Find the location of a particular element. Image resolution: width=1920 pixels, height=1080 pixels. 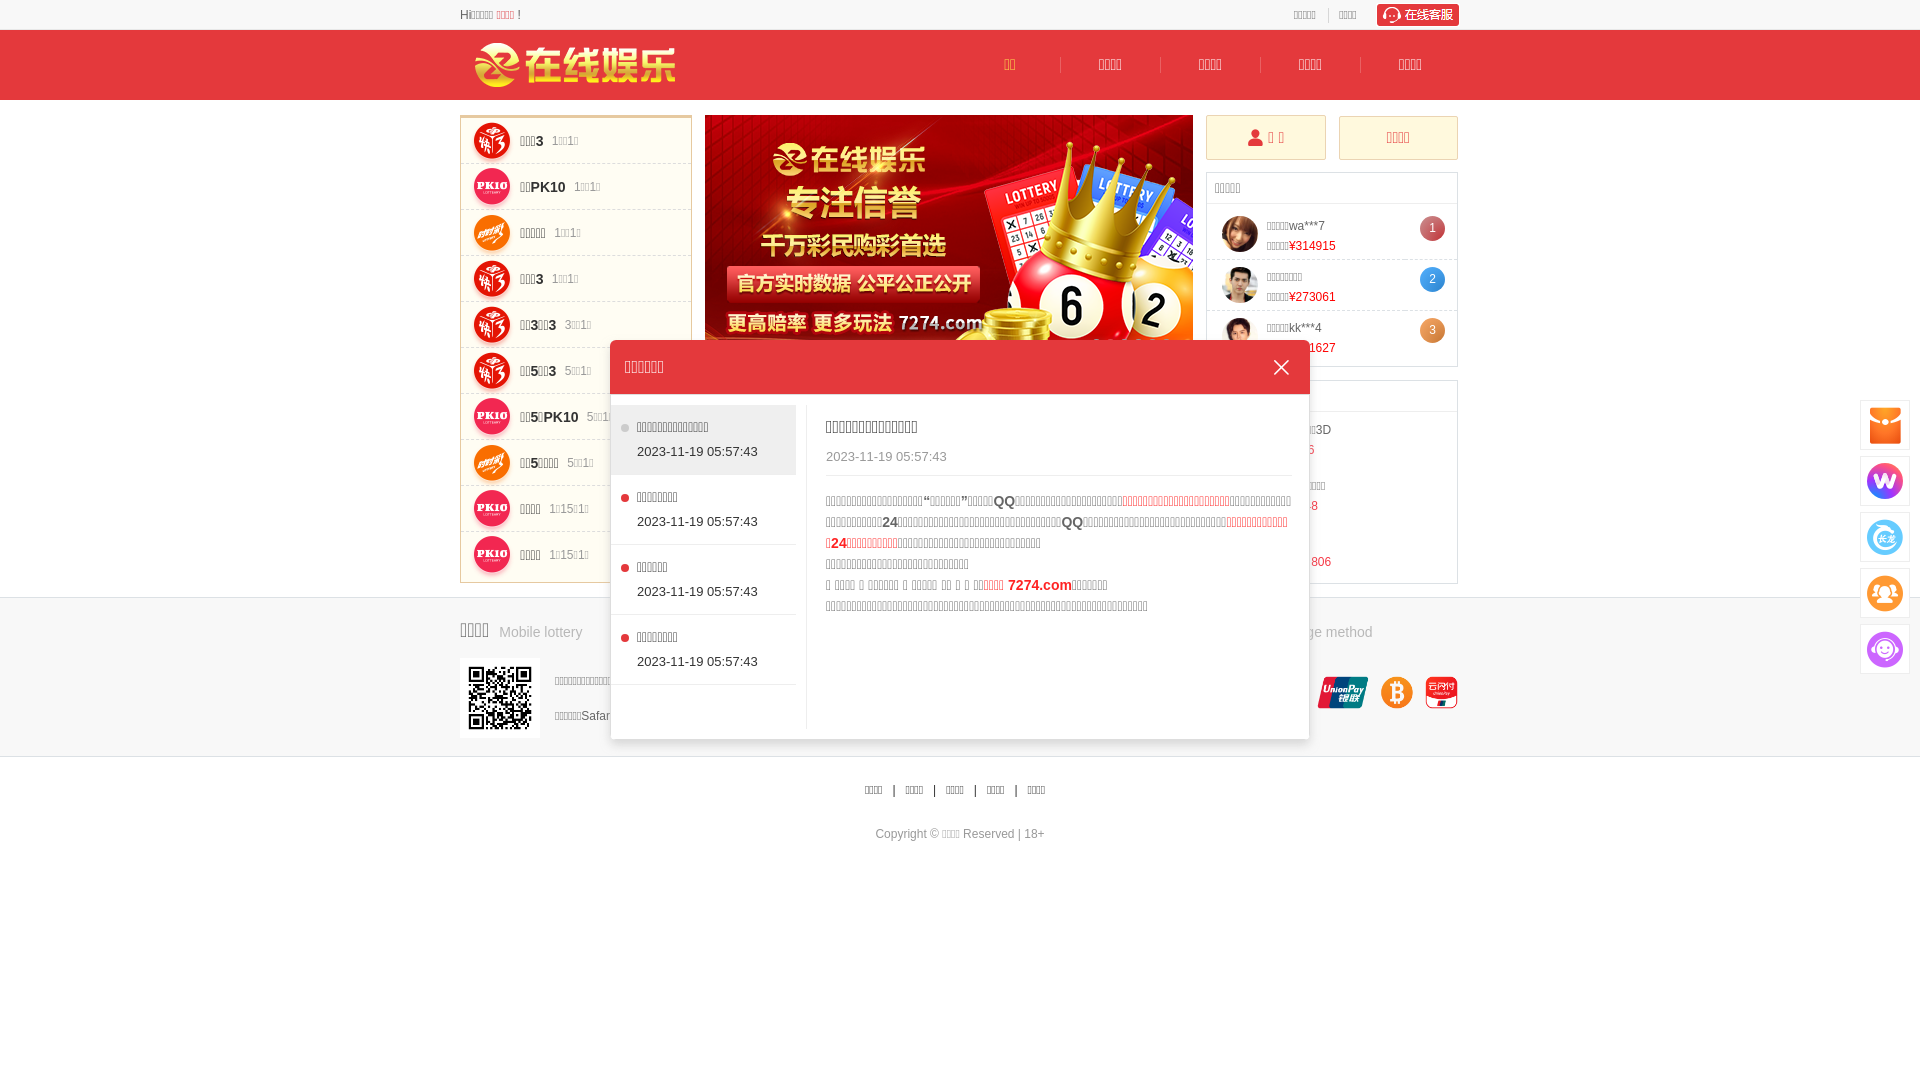

'|' is located at coordinates (1015, 789).